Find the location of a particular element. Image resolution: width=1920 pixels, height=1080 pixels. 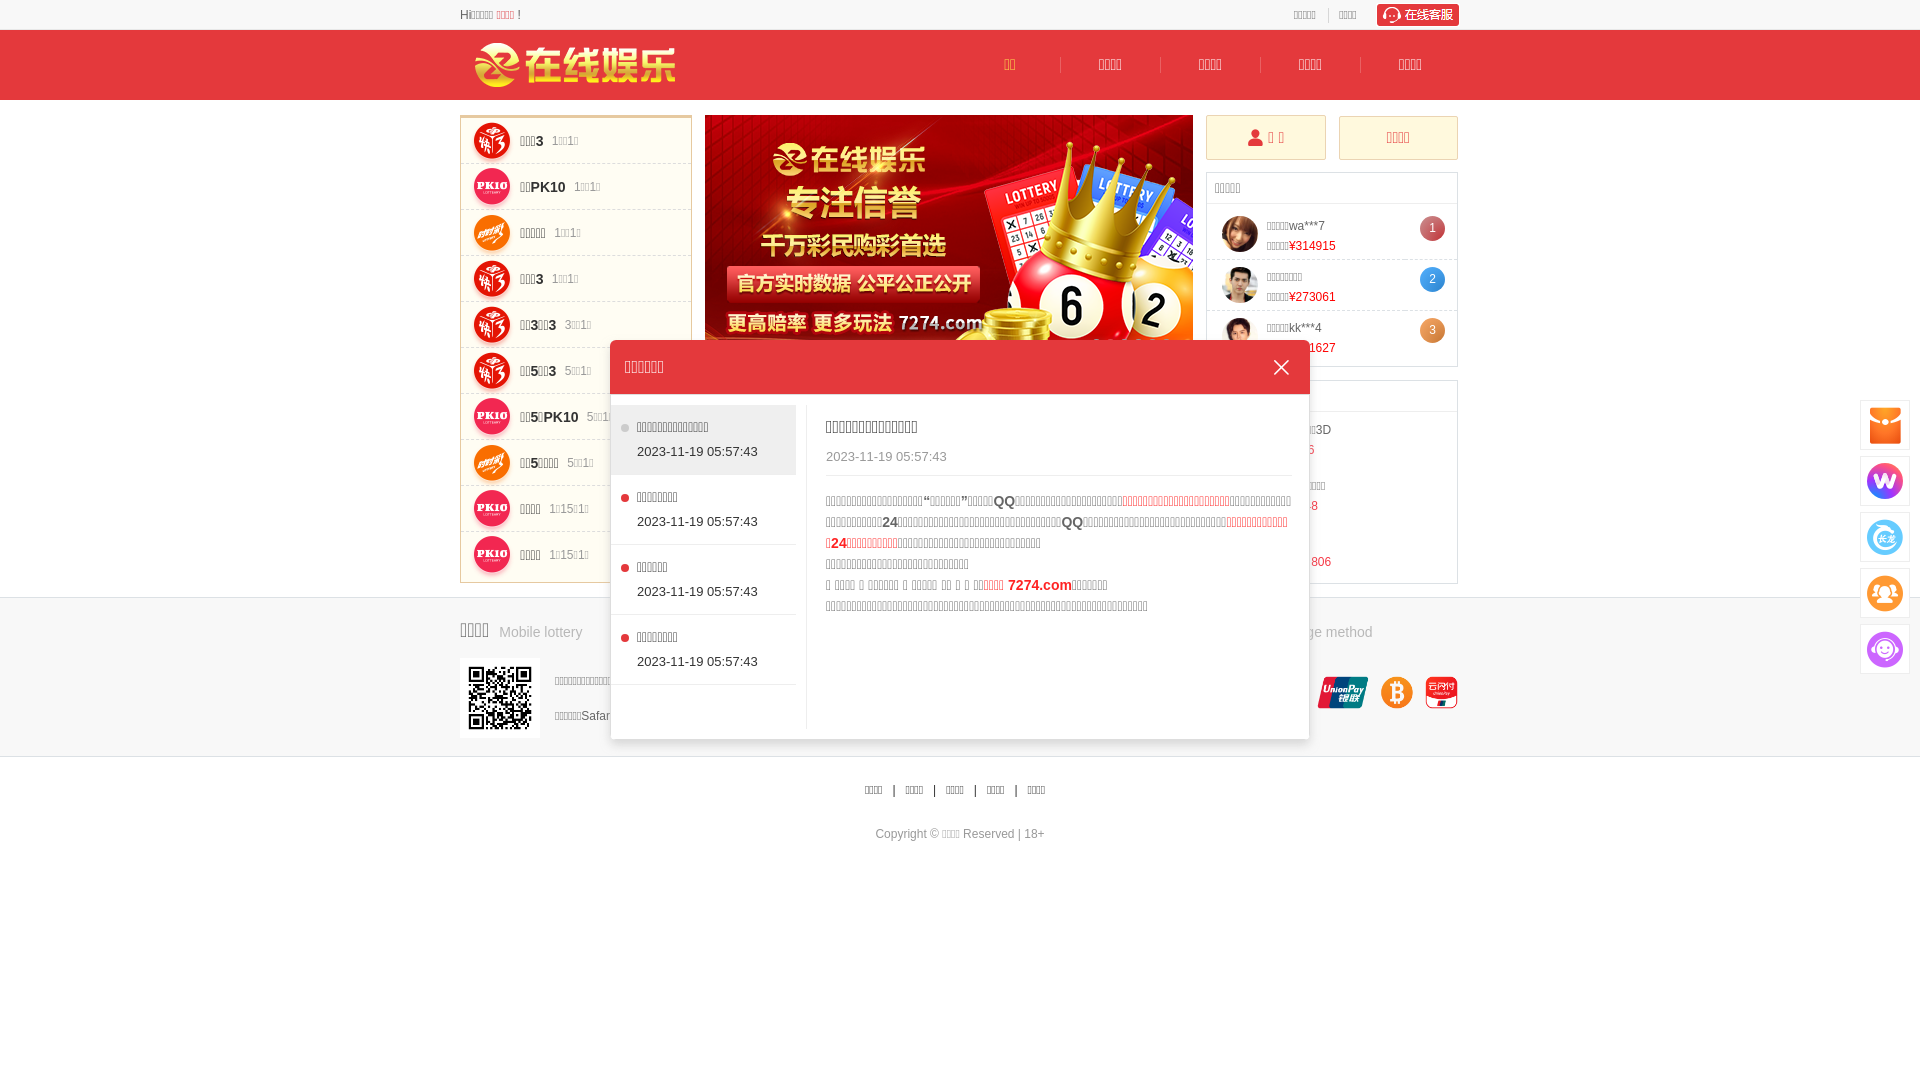

'|' is located at coordinates (1015, 789).